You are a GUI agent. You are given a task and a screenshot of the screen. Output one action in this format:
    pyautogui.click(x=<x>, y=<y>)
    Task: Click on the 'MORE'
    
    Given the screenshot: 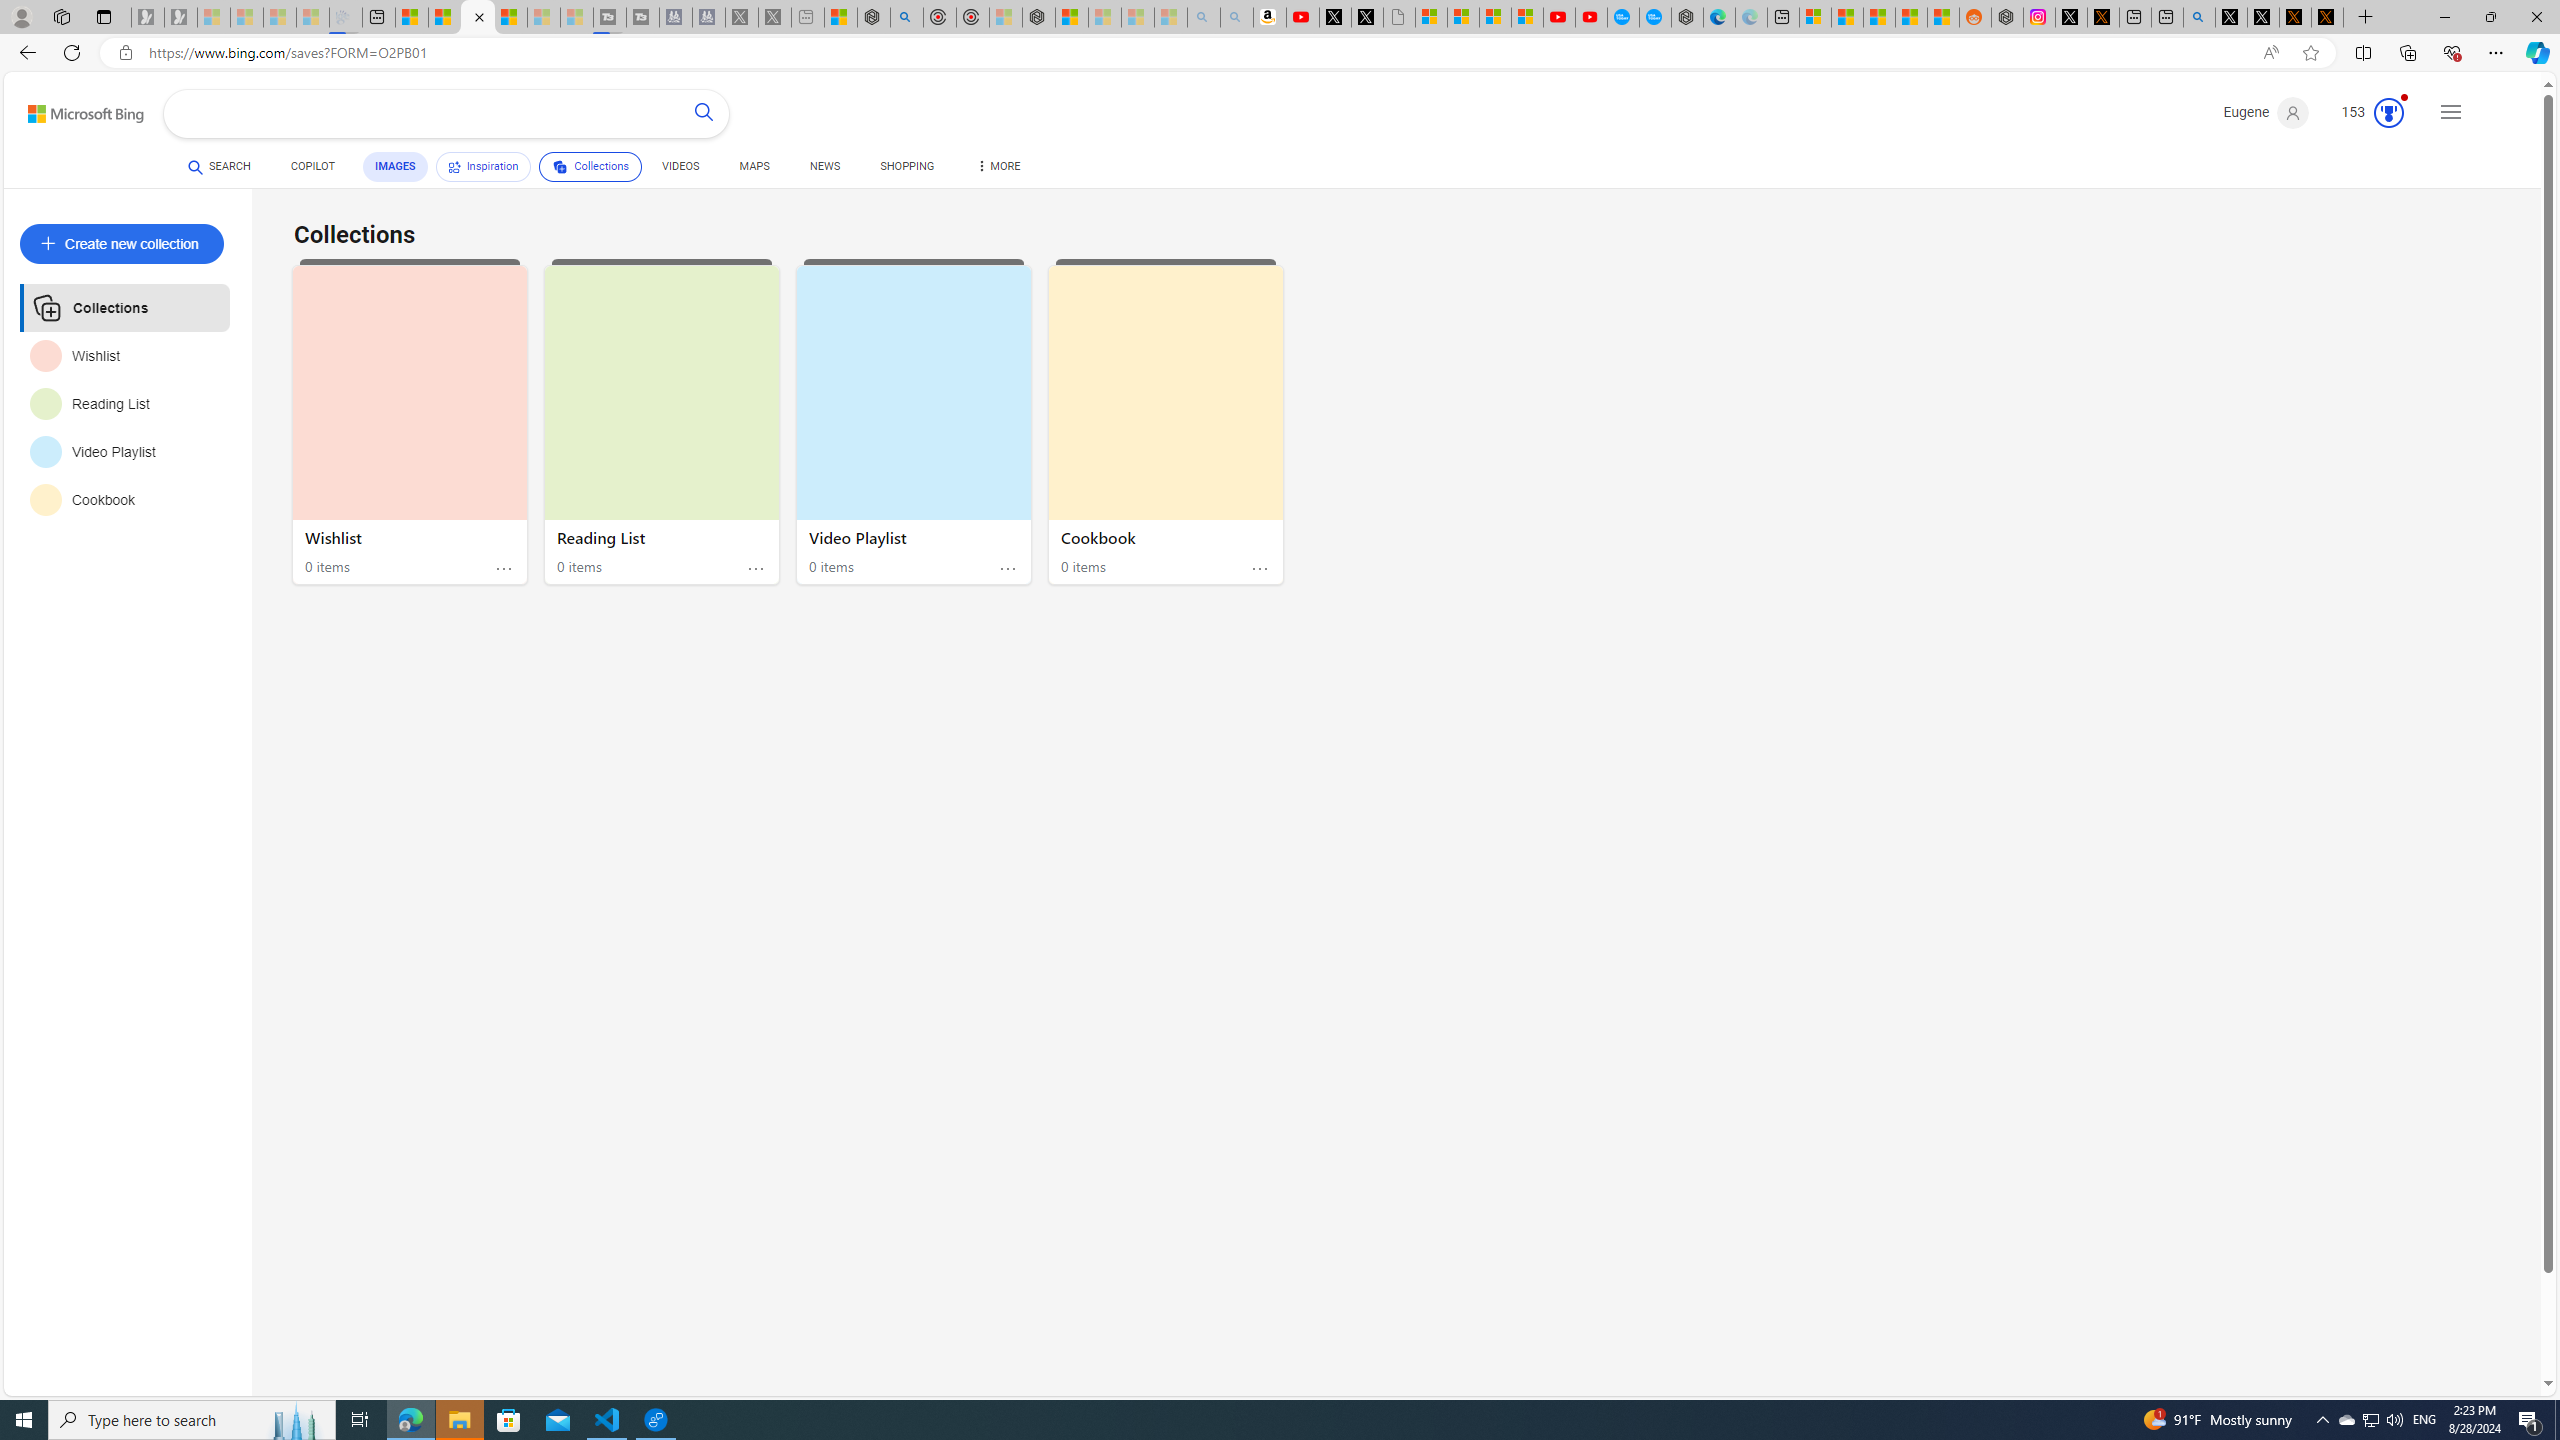 What is the action you would take?
    pyautogui.click(x=998, y=168)
    